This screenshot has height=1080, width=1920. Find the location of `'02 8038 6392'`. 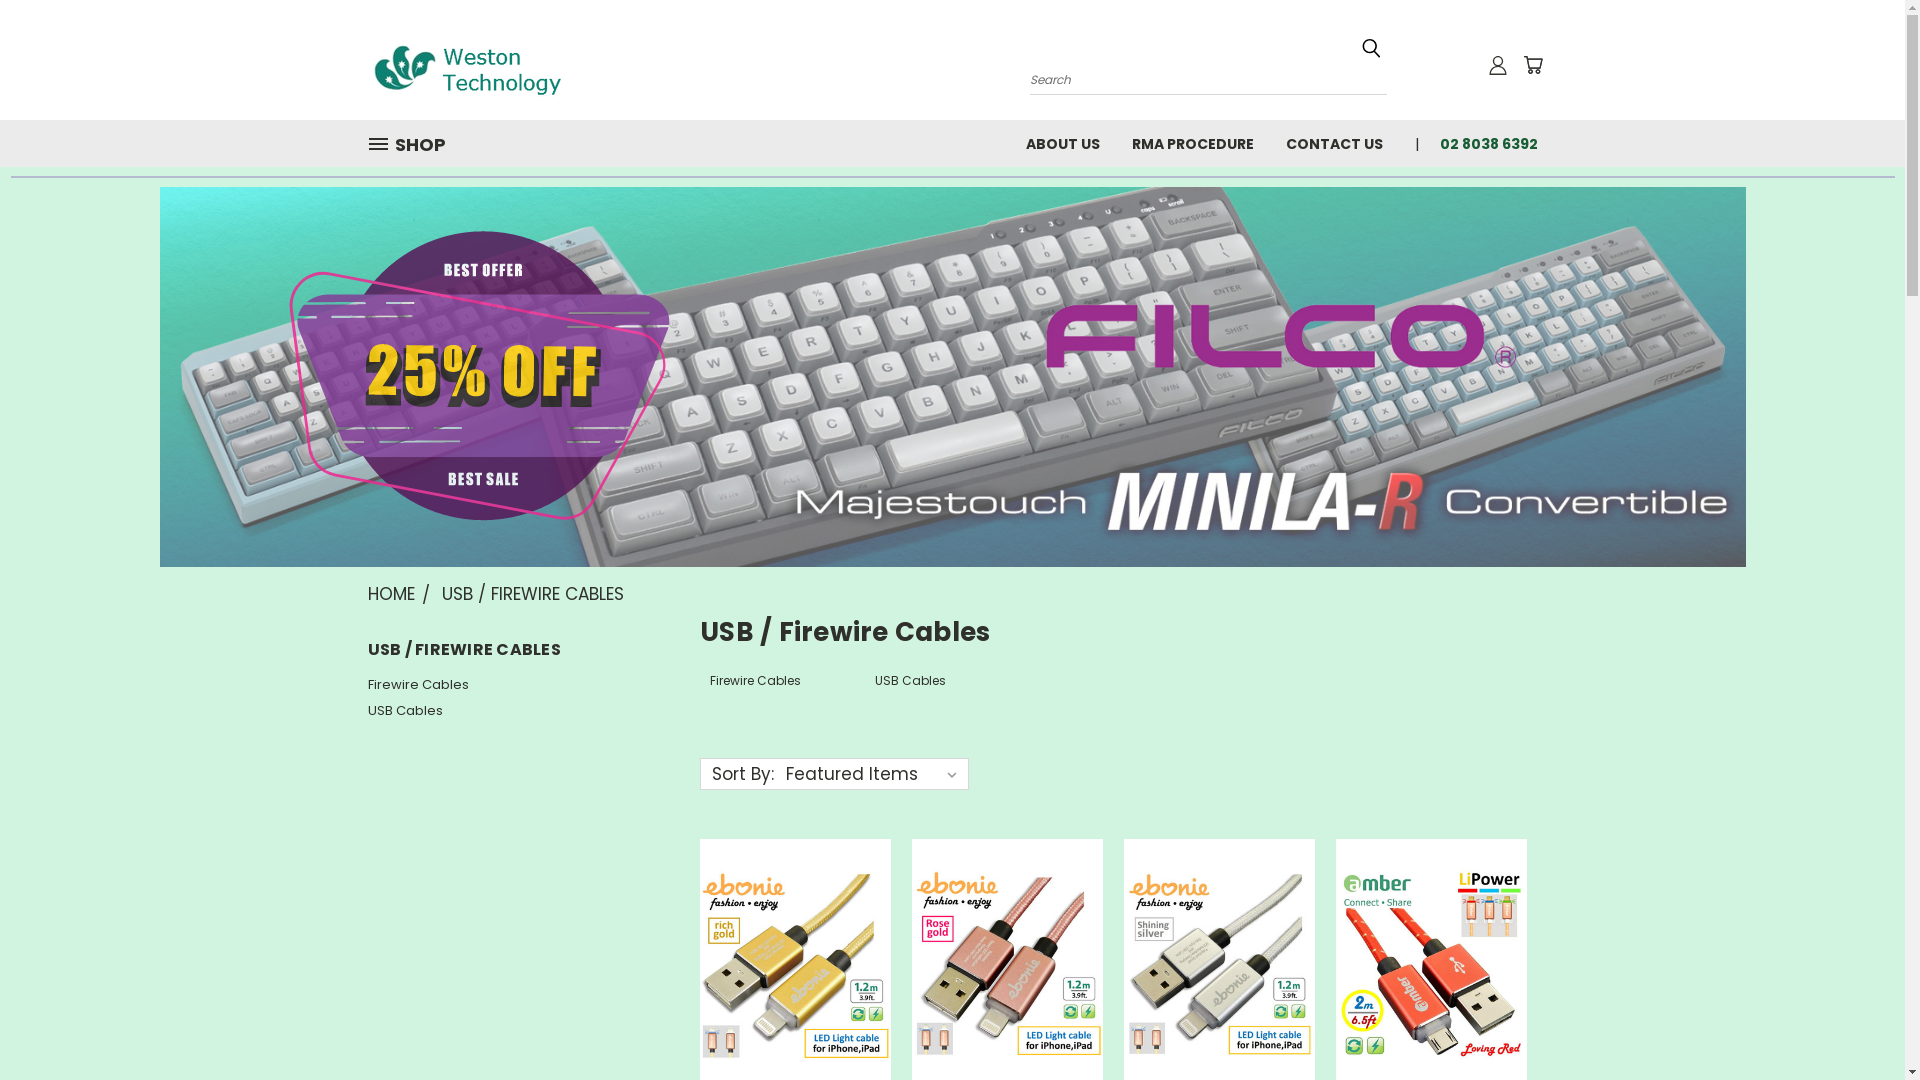

'02 8038 6392' is located at coordinates (1481, 141).